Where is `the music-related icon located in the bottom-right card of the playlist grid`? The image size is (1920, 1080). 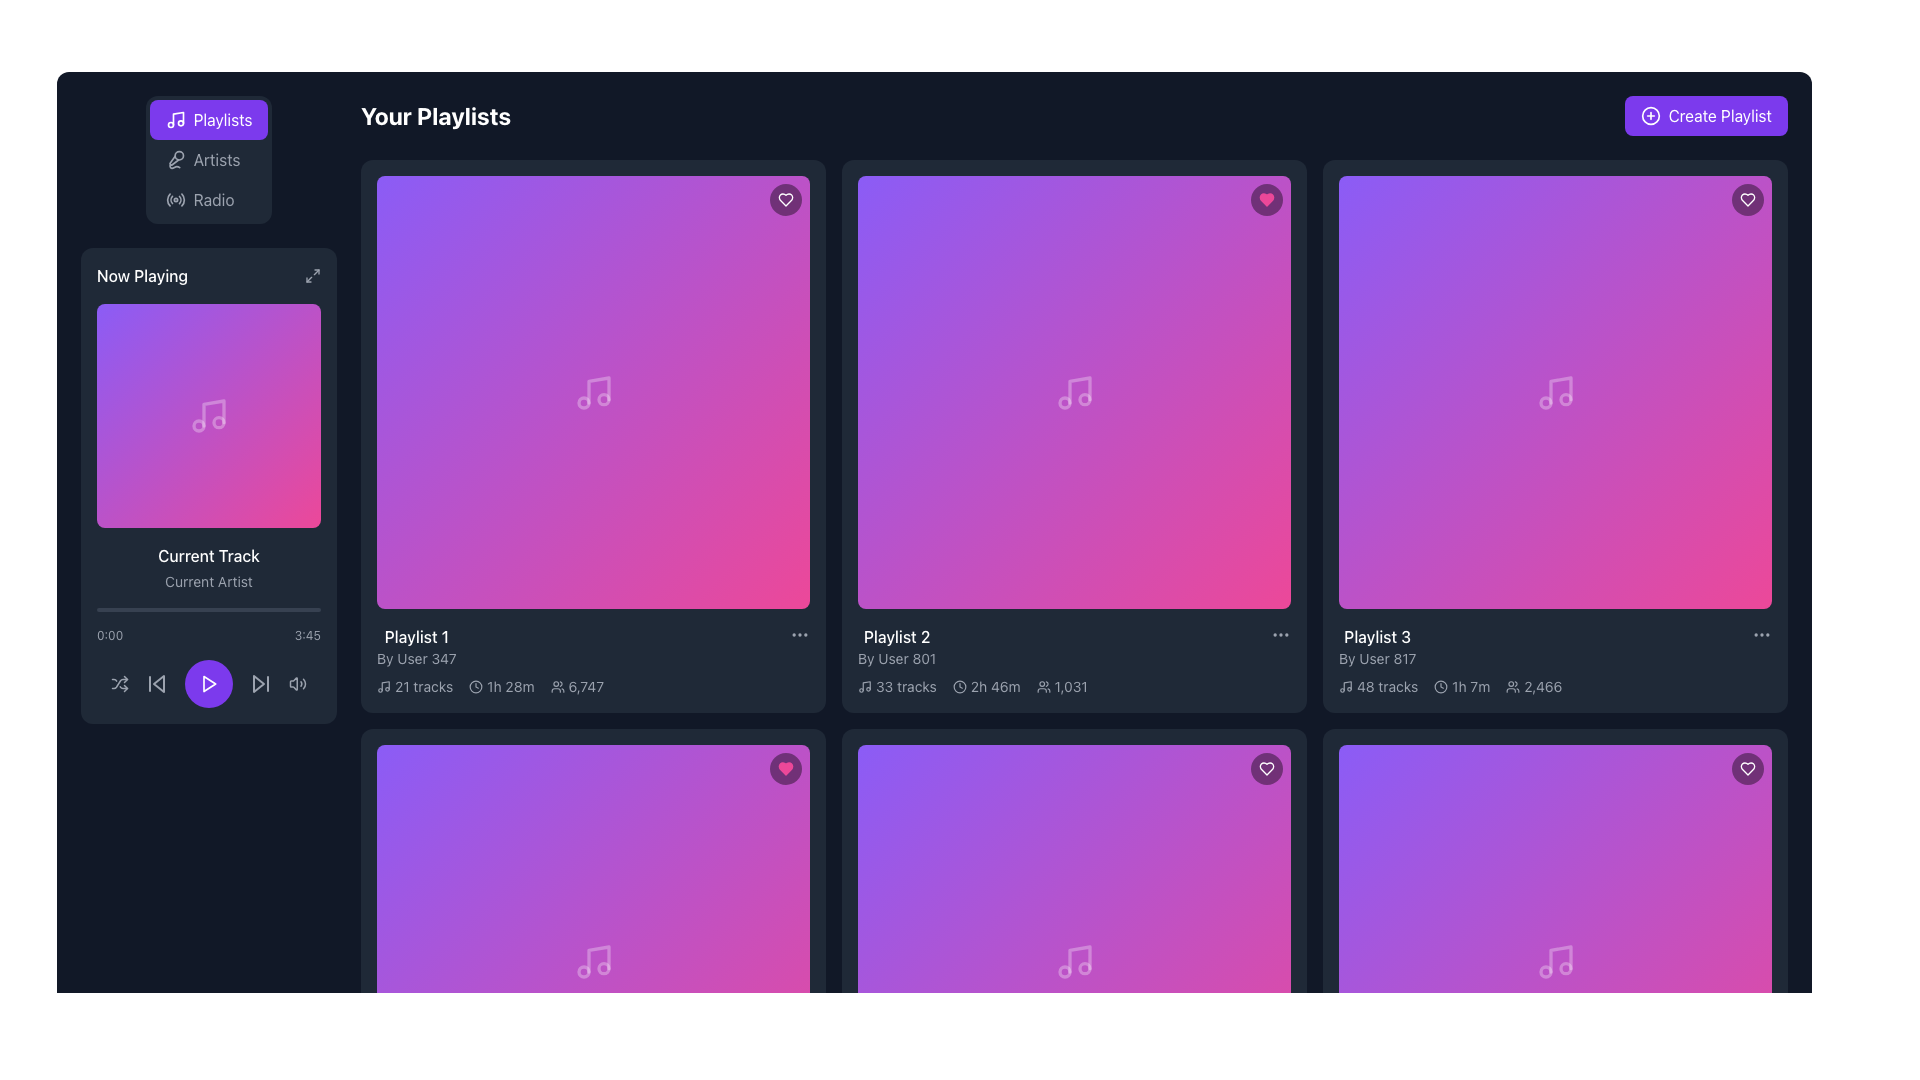
the music-related icon located in the bottom-right card of the playlist grid is located at coordinates (592, 960).